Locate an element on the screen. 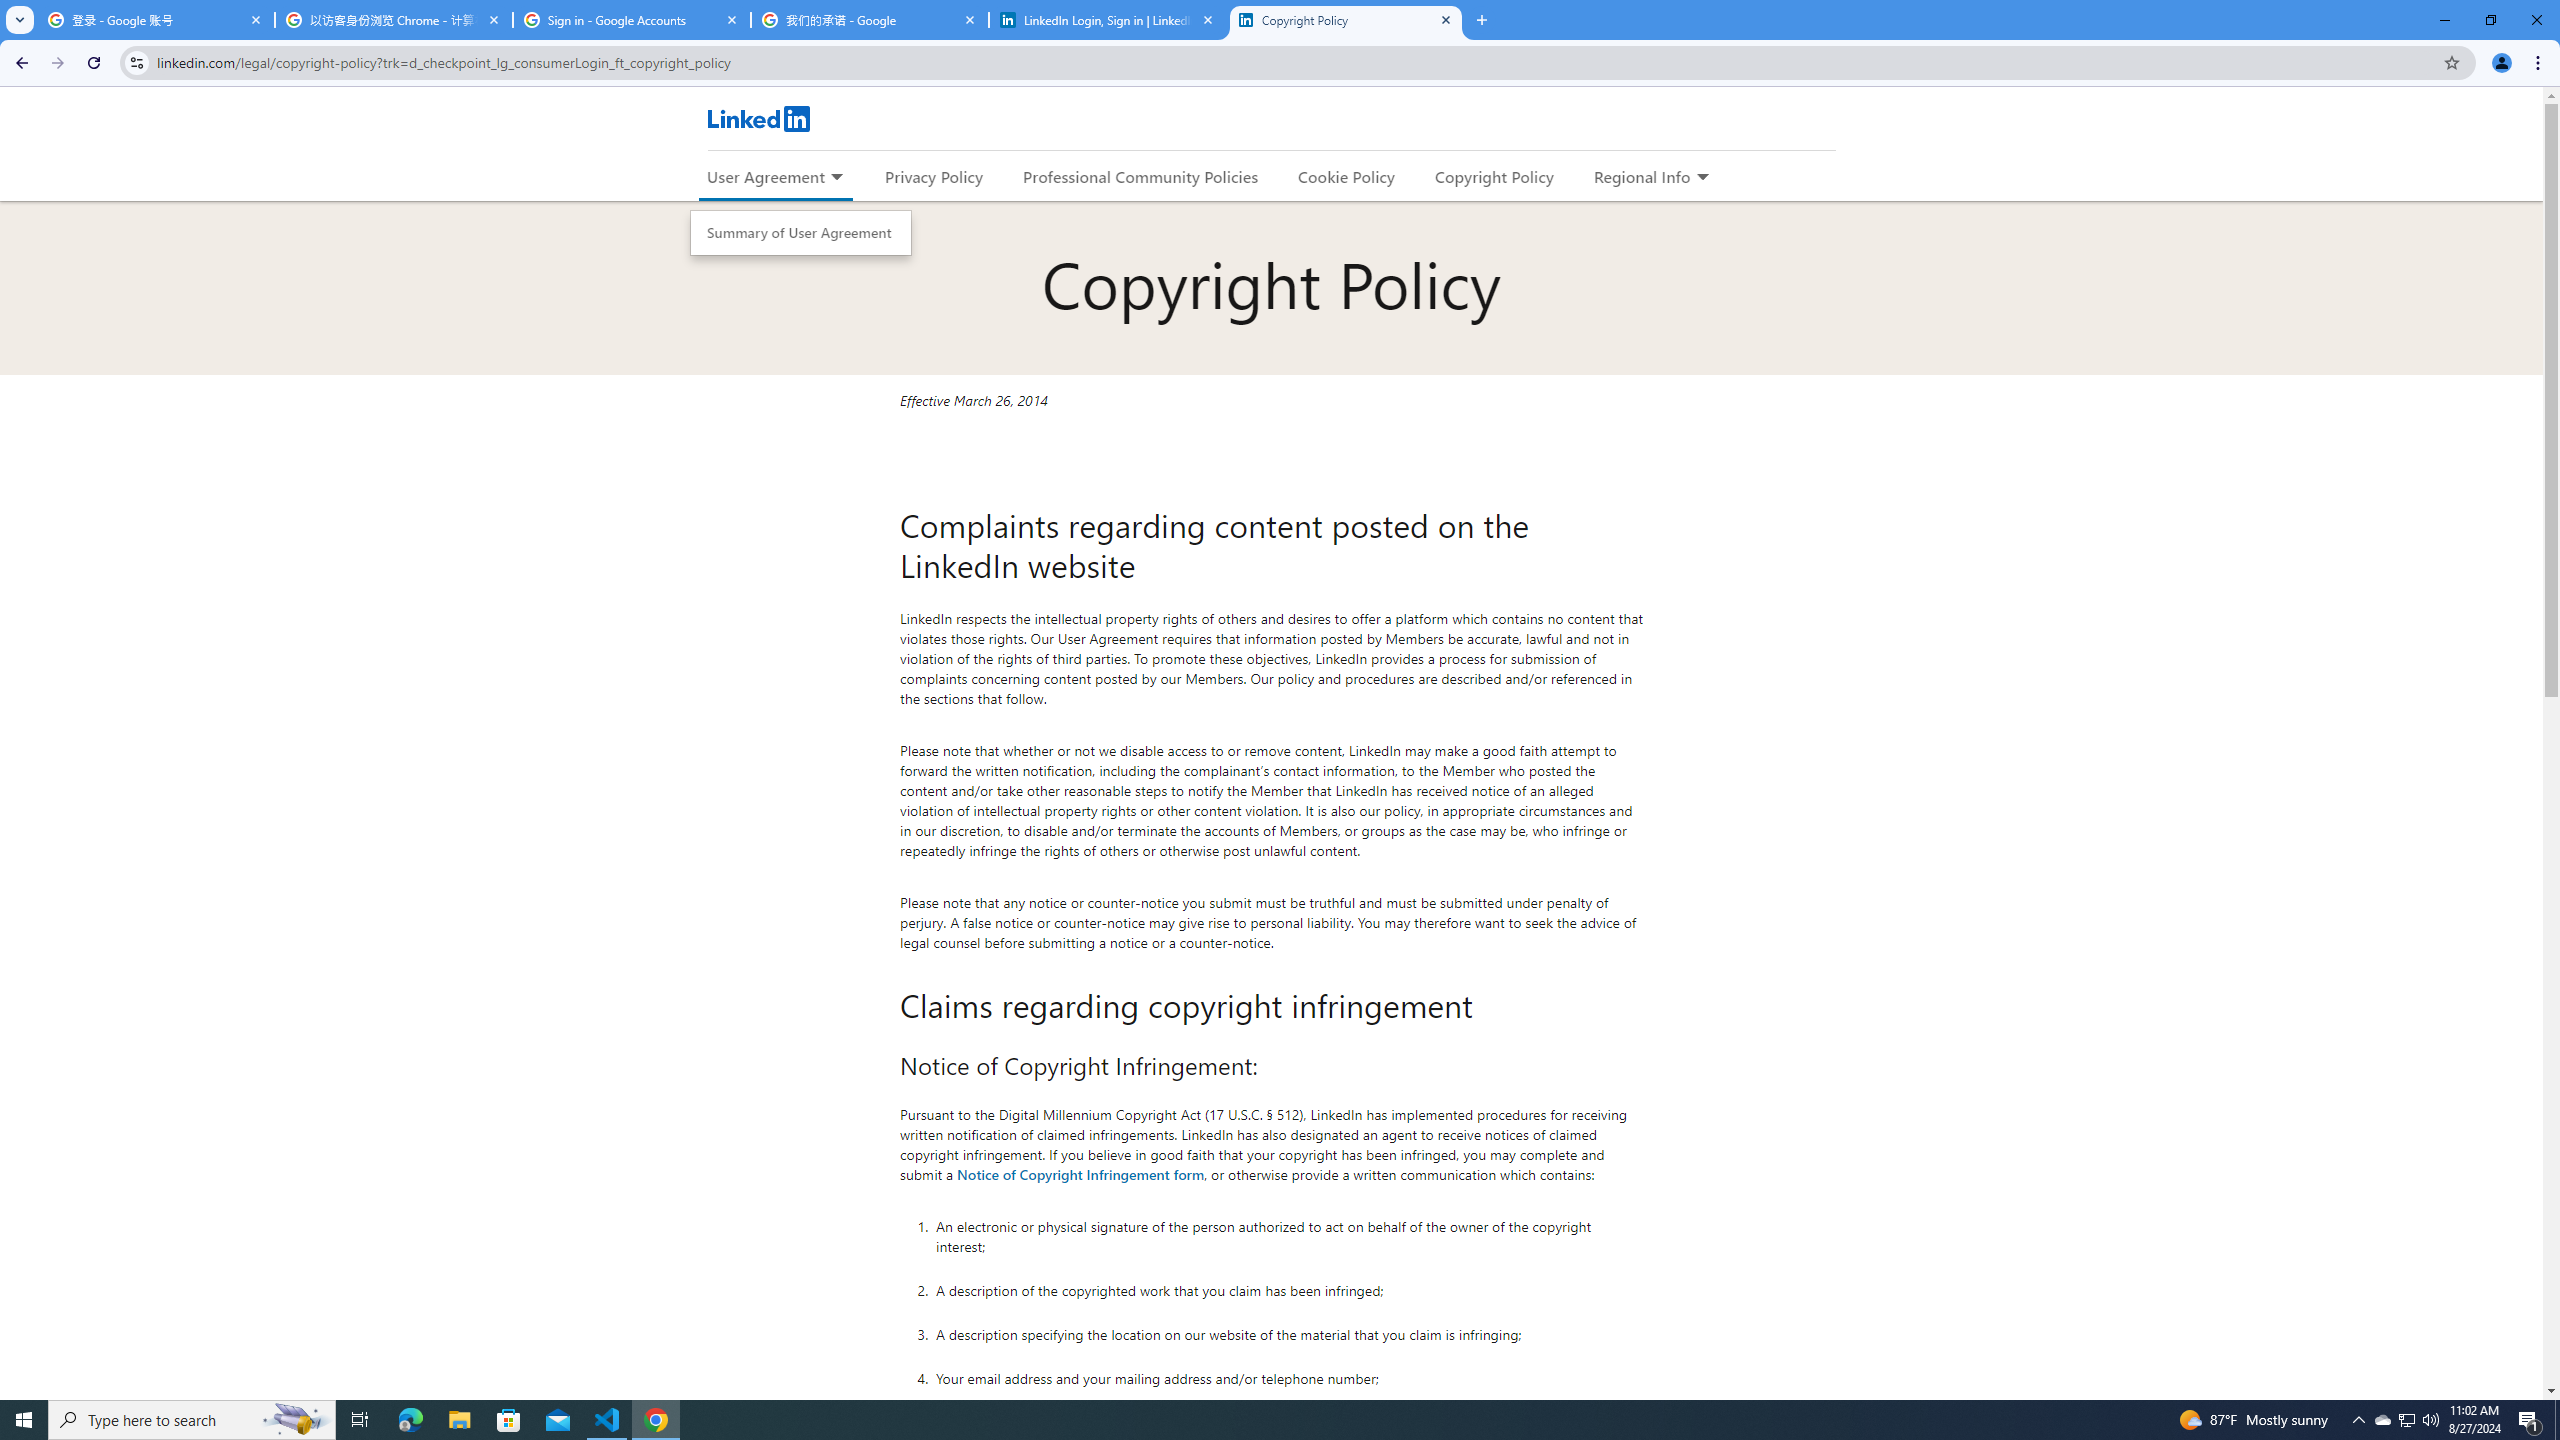 The height and width of the screenshot is (1440, 2560). 'User Agreement' is located at coordinates (765, 176).